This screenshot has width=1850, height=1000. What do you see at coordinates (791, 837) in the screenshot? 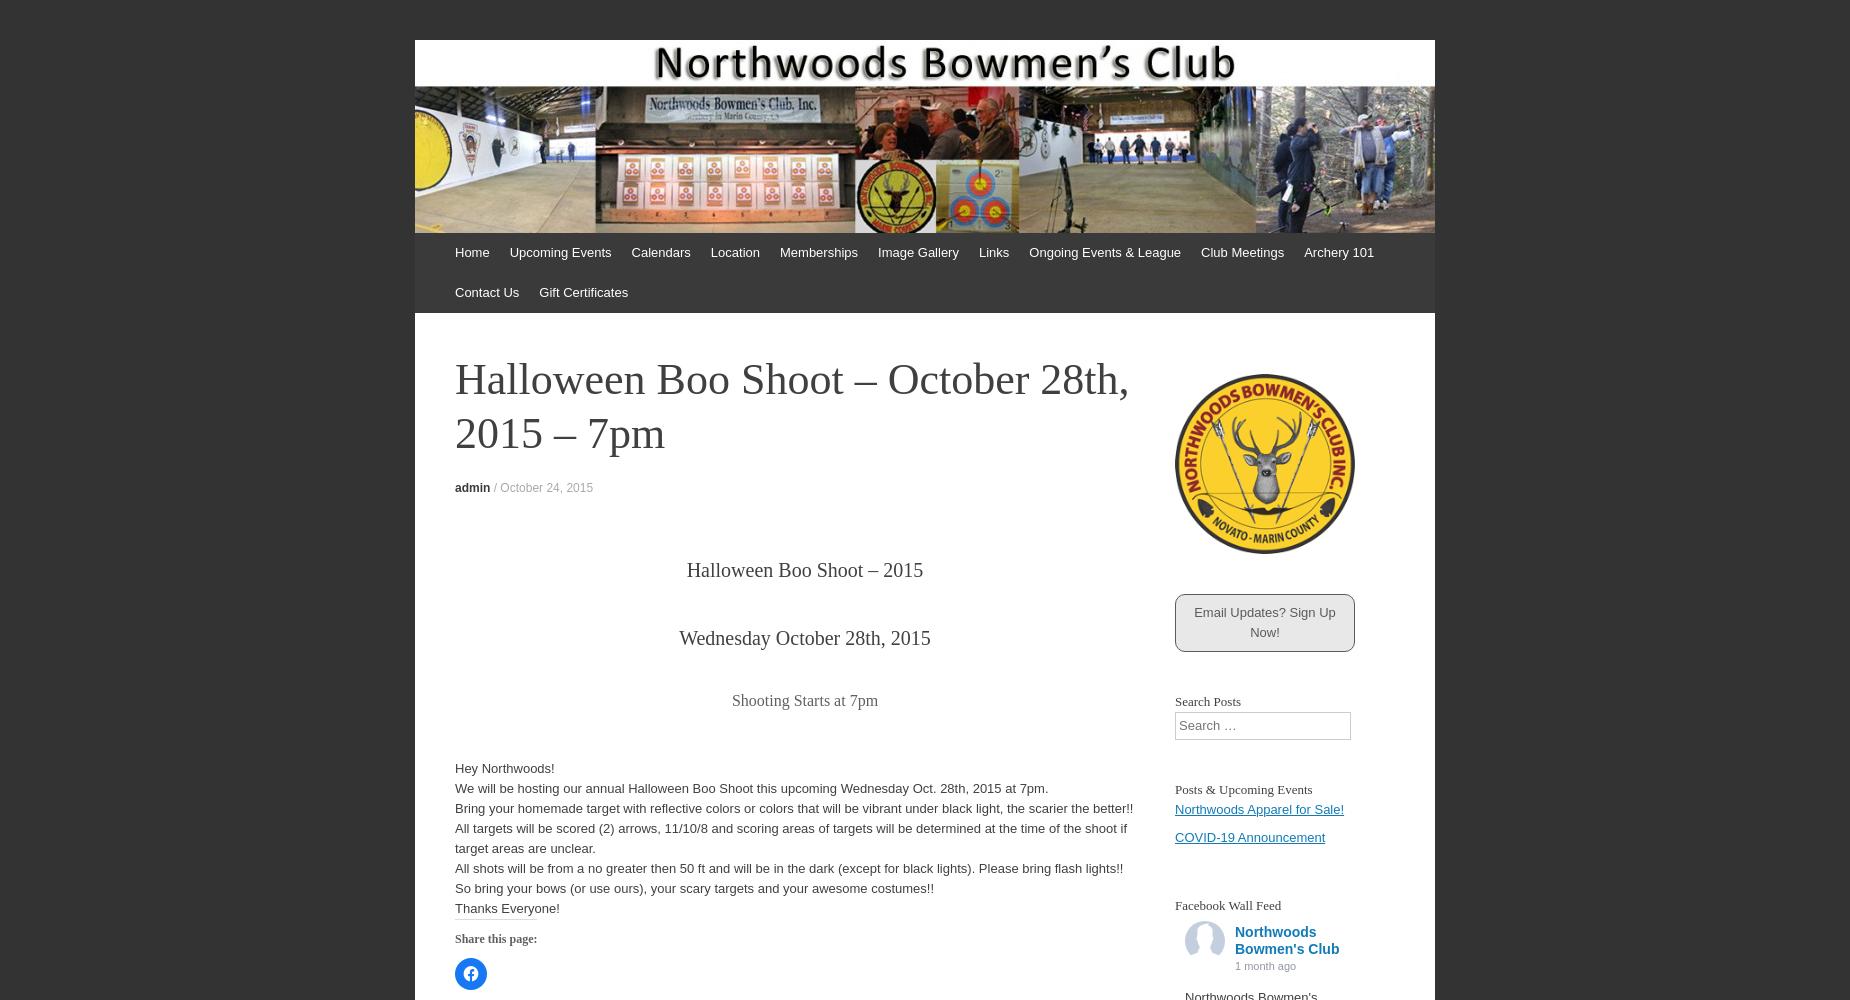
I see `'All targets will be scored (2) arrows, 11/10/8 and scoring areas of targets will be determined at the time of the shoot if target areas are unclear.'` at bounding box center [791, 837].